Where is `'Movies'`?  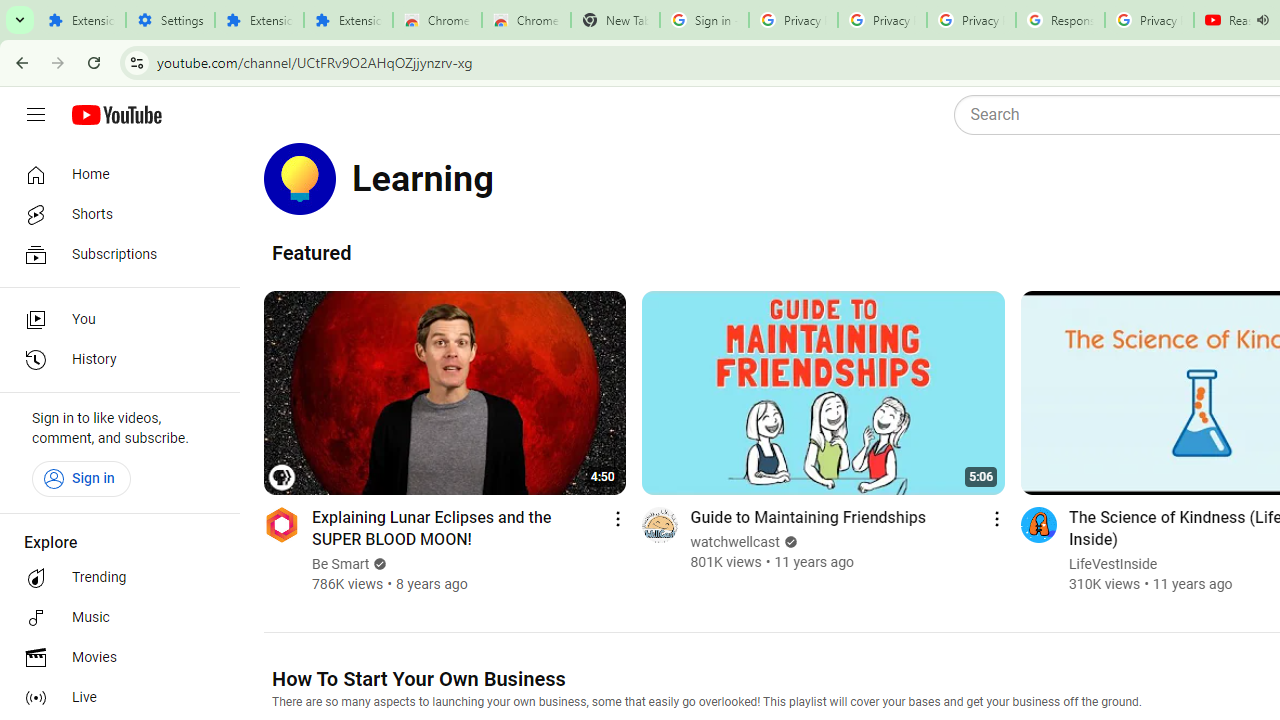 'Movies' is located at coordinates (112, 658).